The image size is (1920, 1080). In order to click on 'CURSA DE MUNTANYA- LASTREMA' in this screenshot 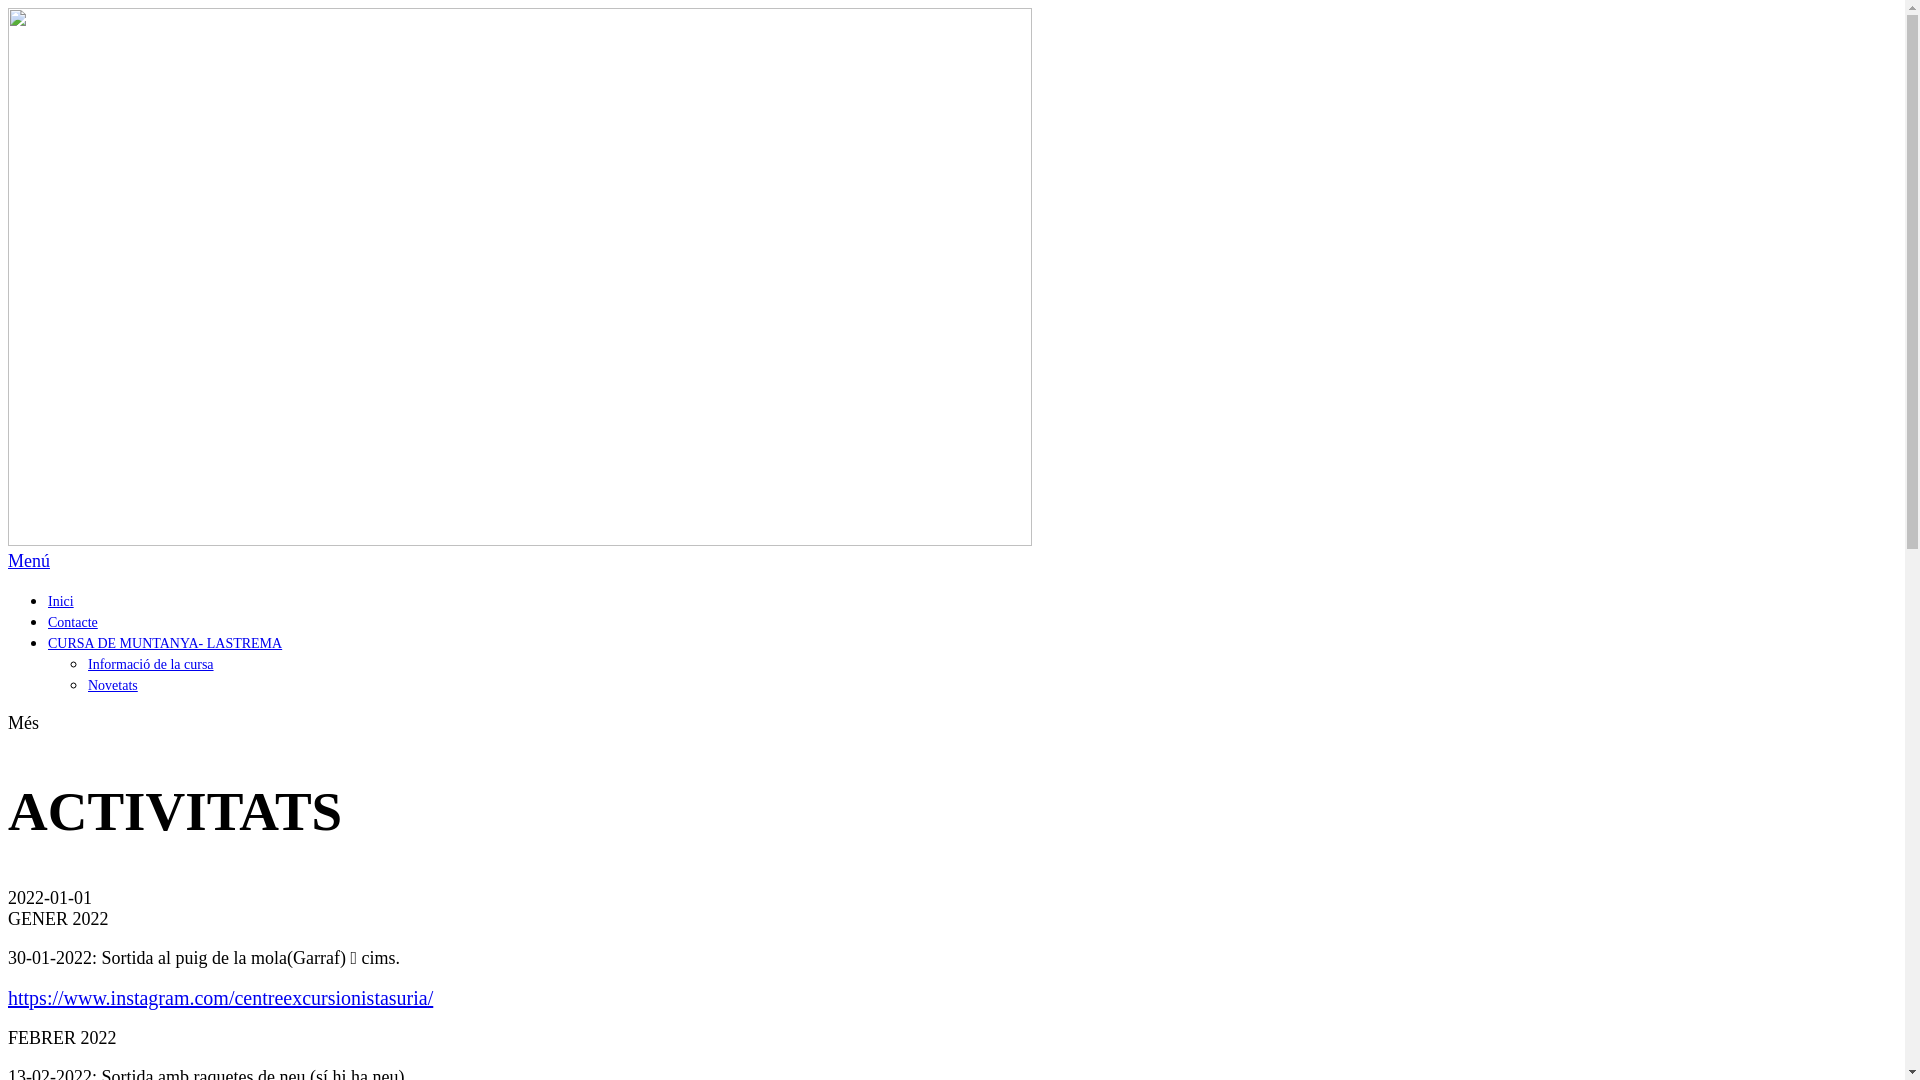, I will do `click(164, 643)`.